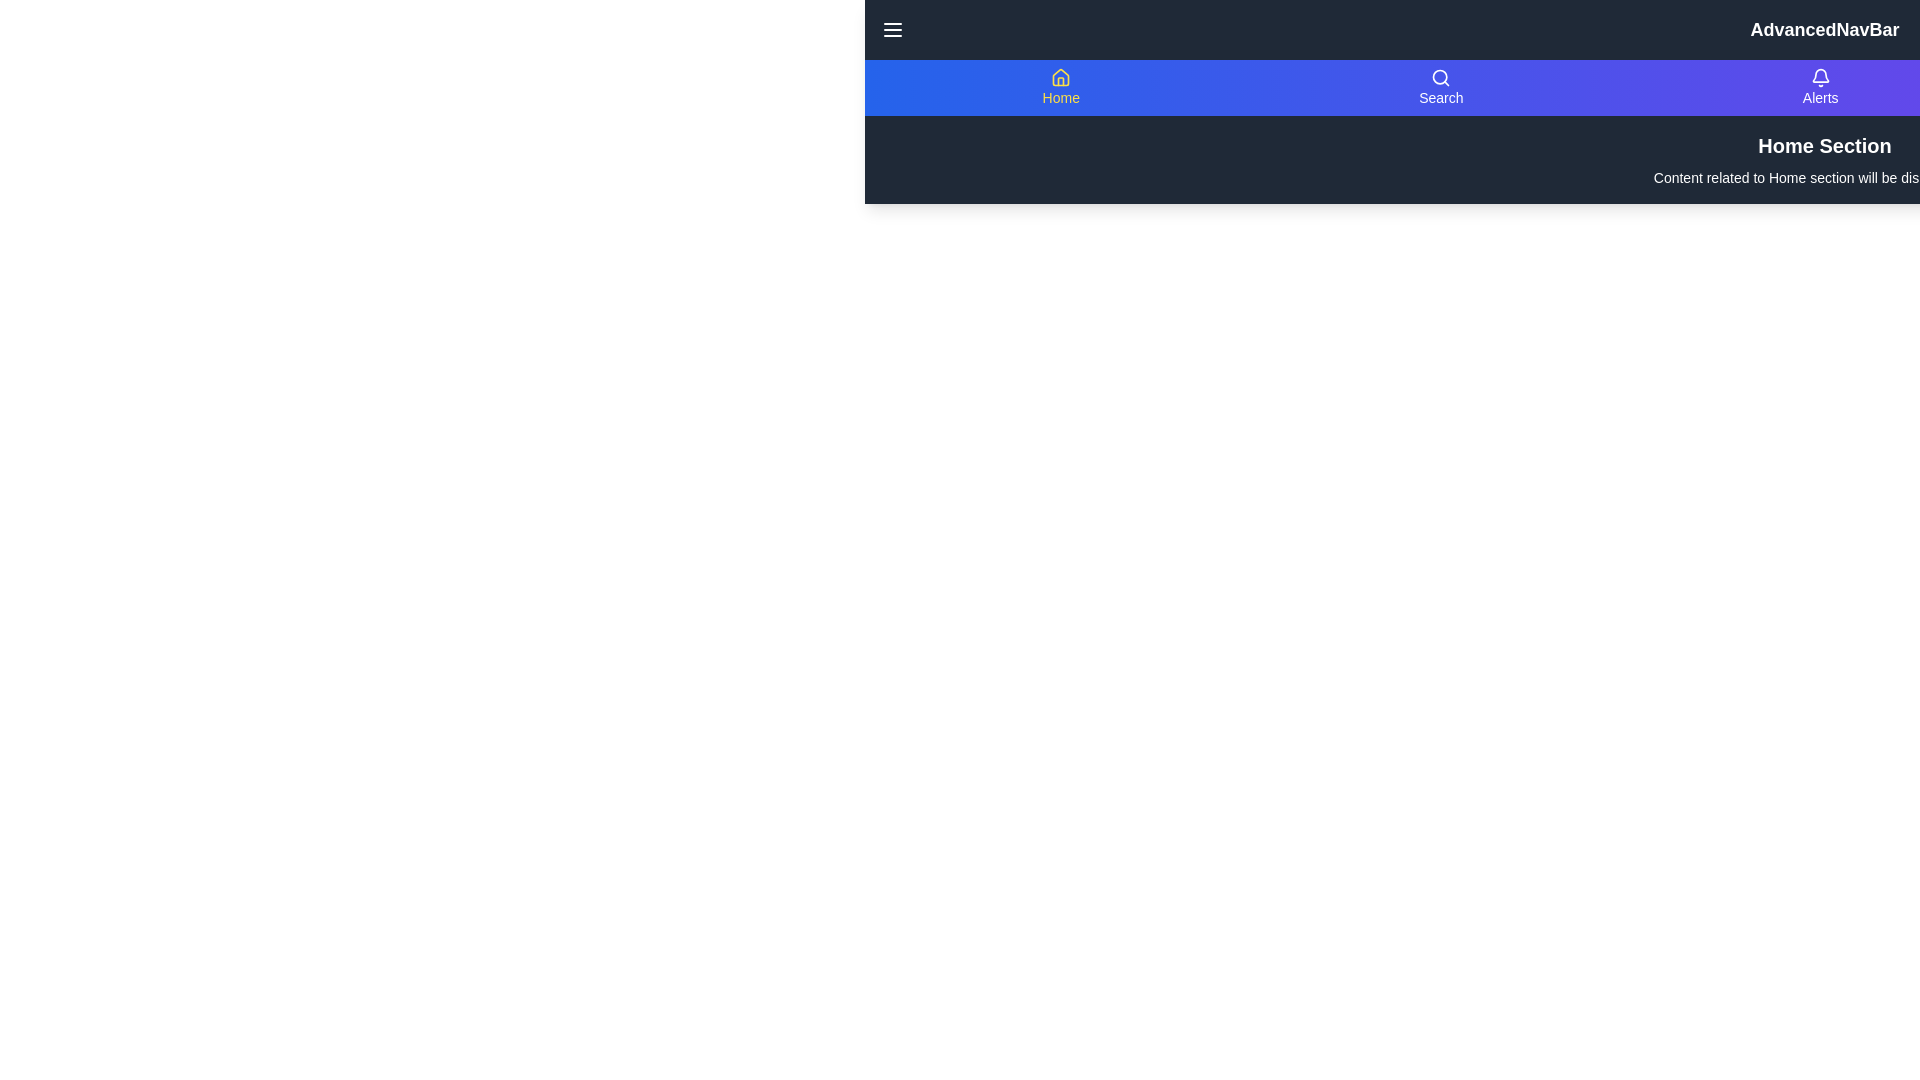  I want to click on the menu button to toggle the visibility of the navigation menu, so click(891, 30).